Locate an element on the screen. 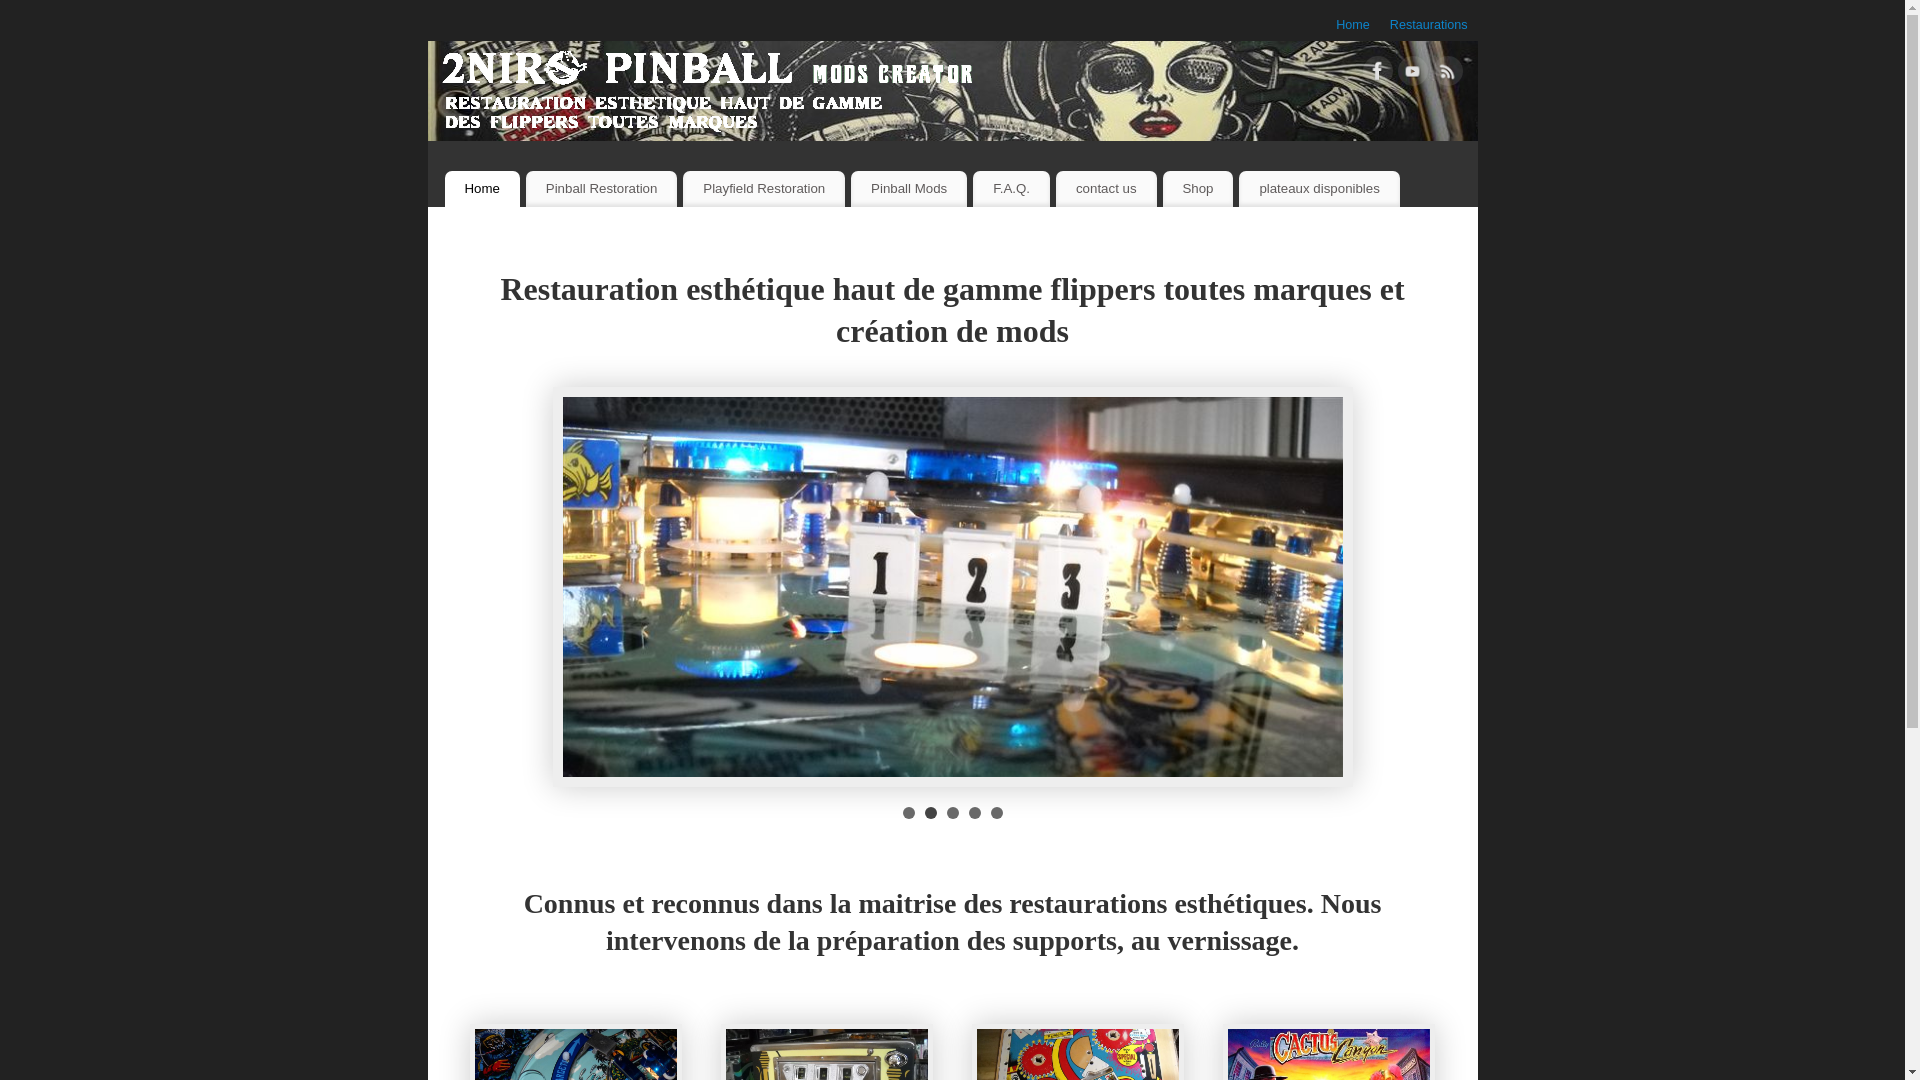 The width and height of the screenshot is (1920, 1080). 'RSS' is located at coordinates (1446, 73).